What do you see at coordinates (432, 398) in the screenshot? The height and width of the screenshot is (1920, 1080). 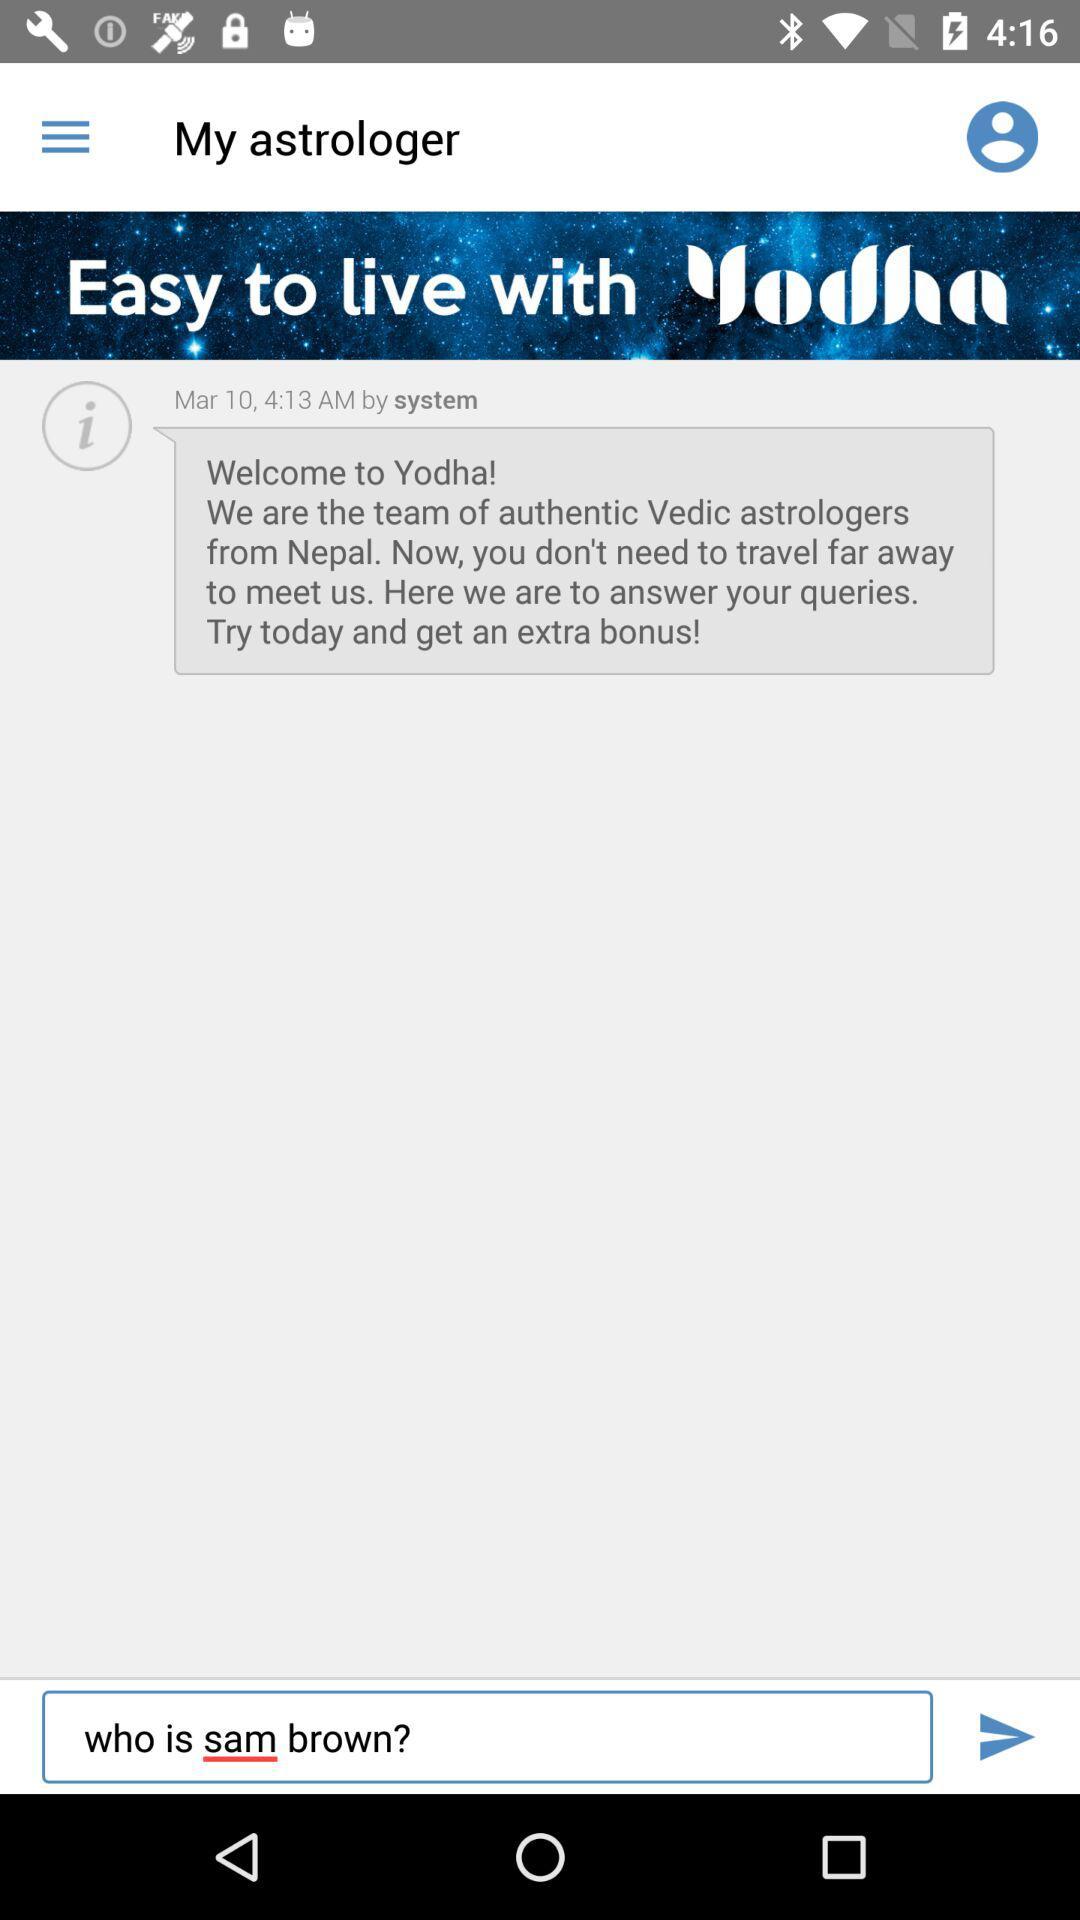 I see `item next to mar 10 4` at bounding box center [432, 398].